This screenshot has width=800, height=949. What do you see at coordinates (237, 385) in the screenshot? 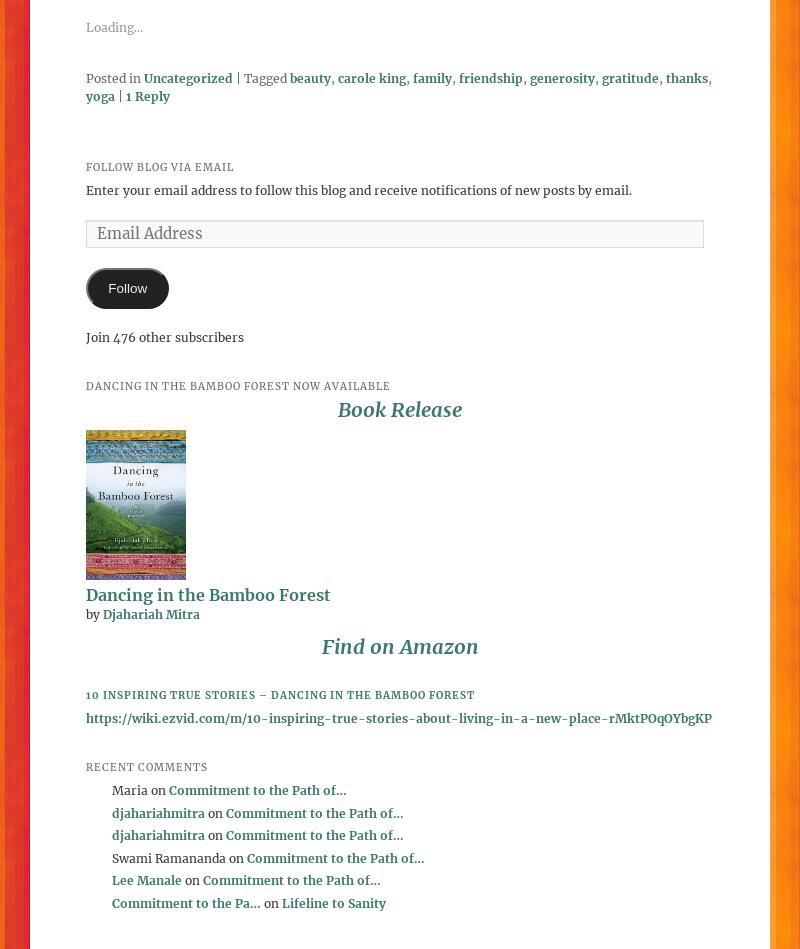
I see `'Dancing in the Bamboo Forest NOW AVAILABLE'` at bounding box center [237, 385].